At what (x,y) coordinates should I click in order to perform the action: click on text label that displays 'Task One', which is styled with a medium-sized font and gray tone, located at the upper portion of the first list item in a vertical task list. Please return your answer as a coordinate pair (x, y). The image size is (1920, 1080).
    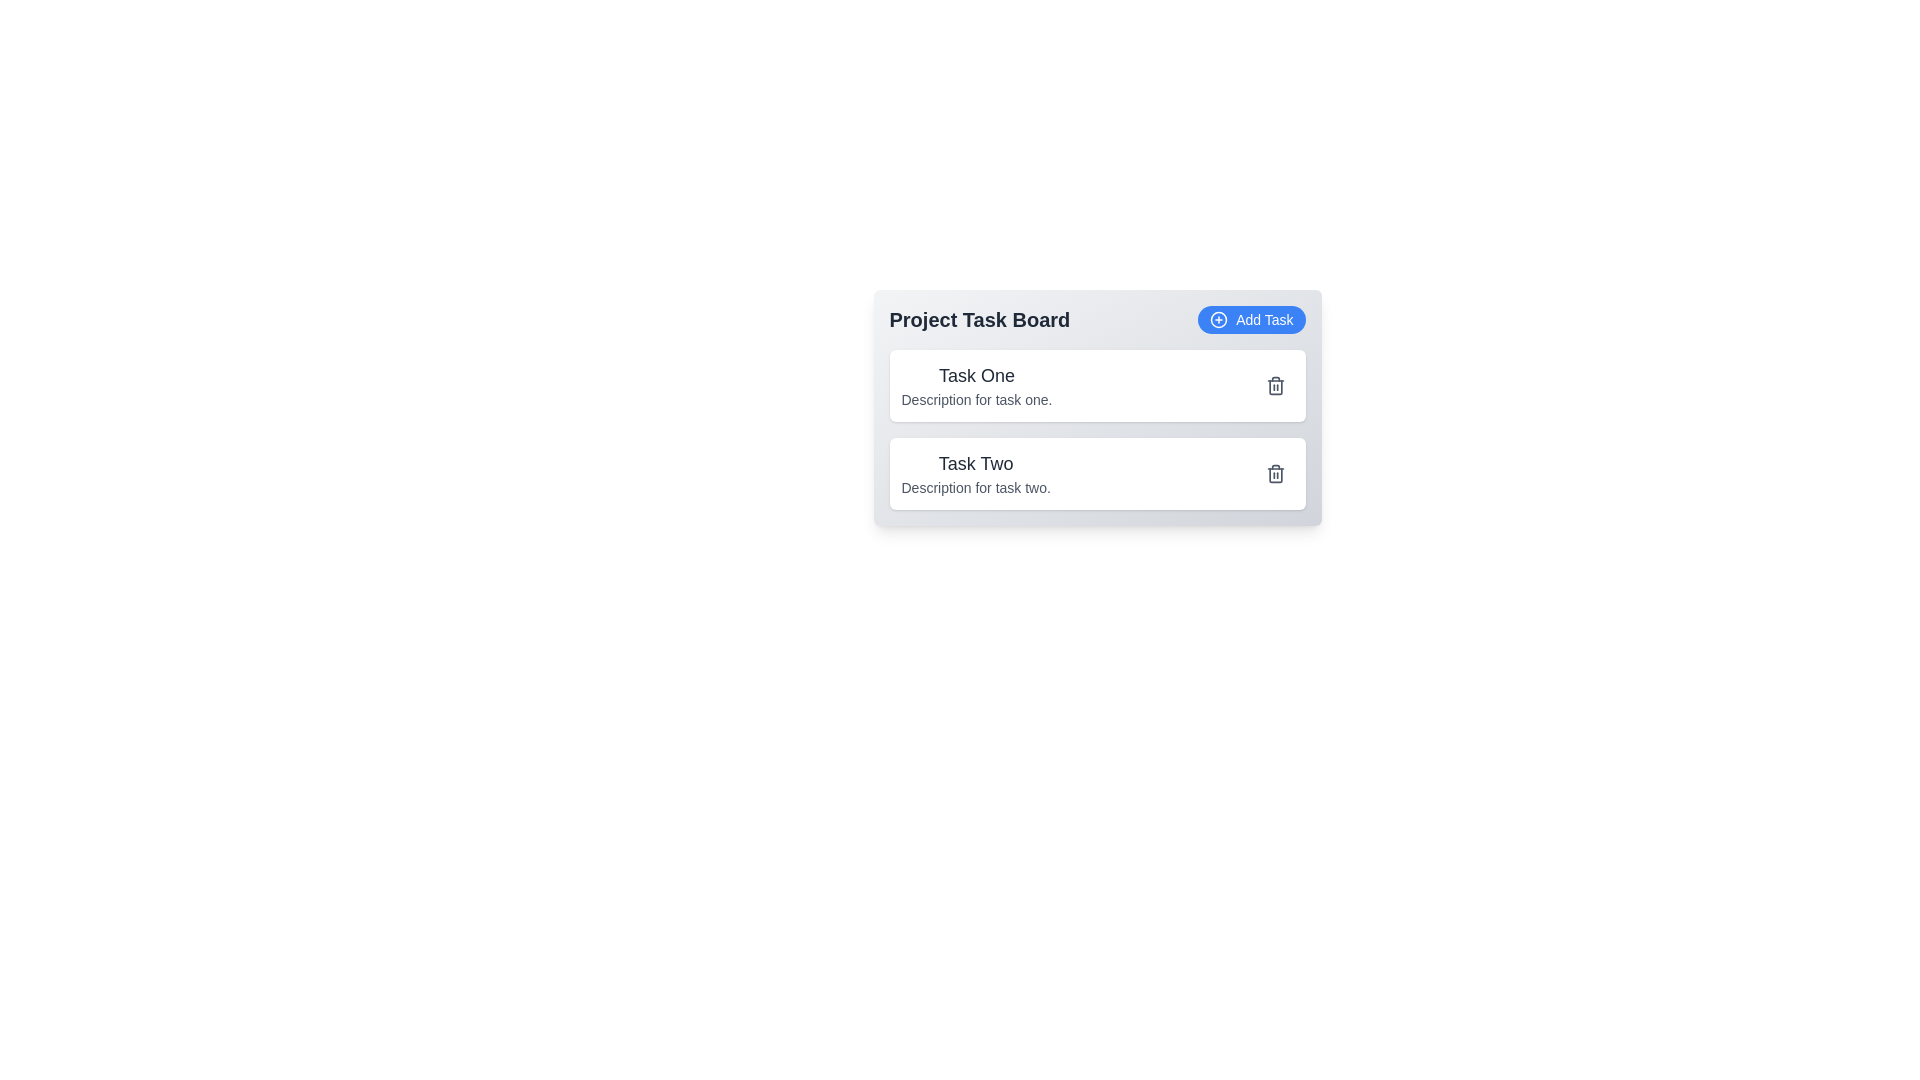
    Looking at the image, I should click on (976, 375).